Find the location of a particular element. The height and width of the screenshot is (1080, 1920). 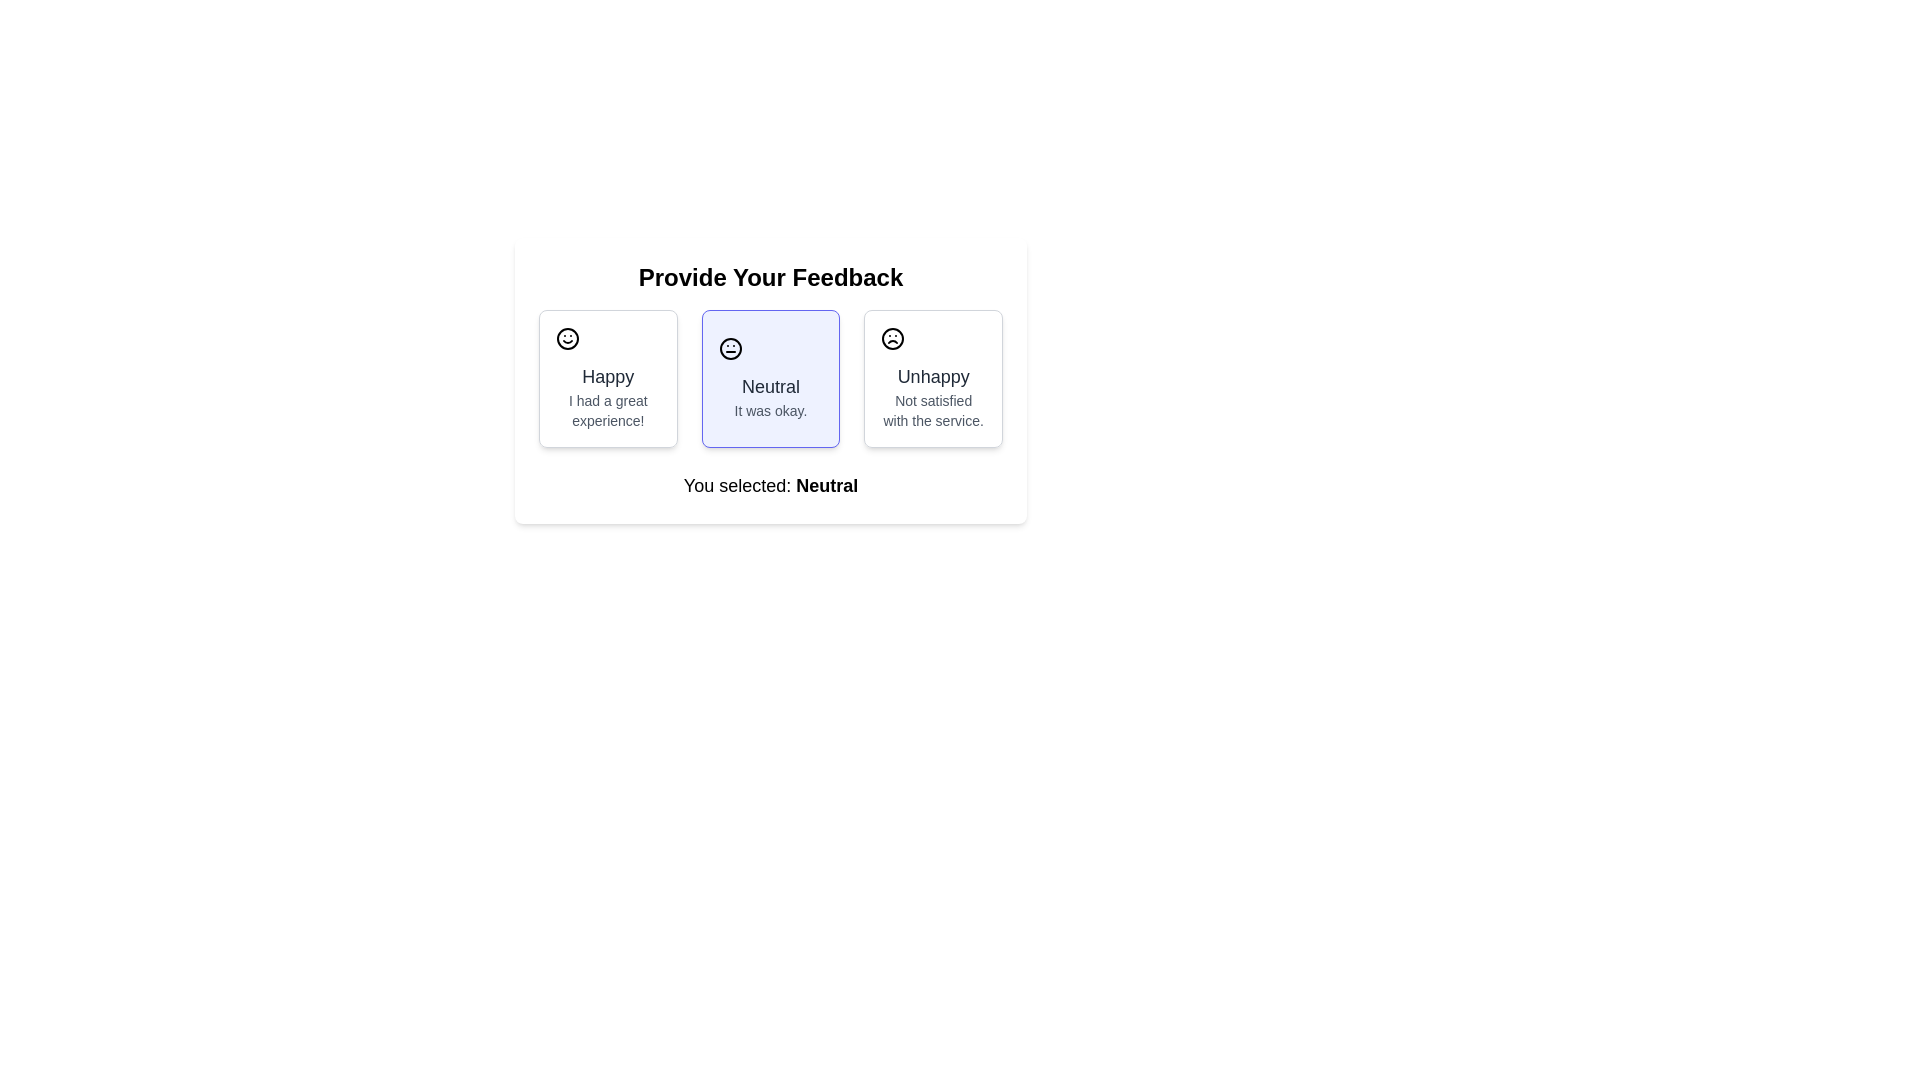

the neutral face icon in the feedback selection interface is located at coordinates (729, 347).